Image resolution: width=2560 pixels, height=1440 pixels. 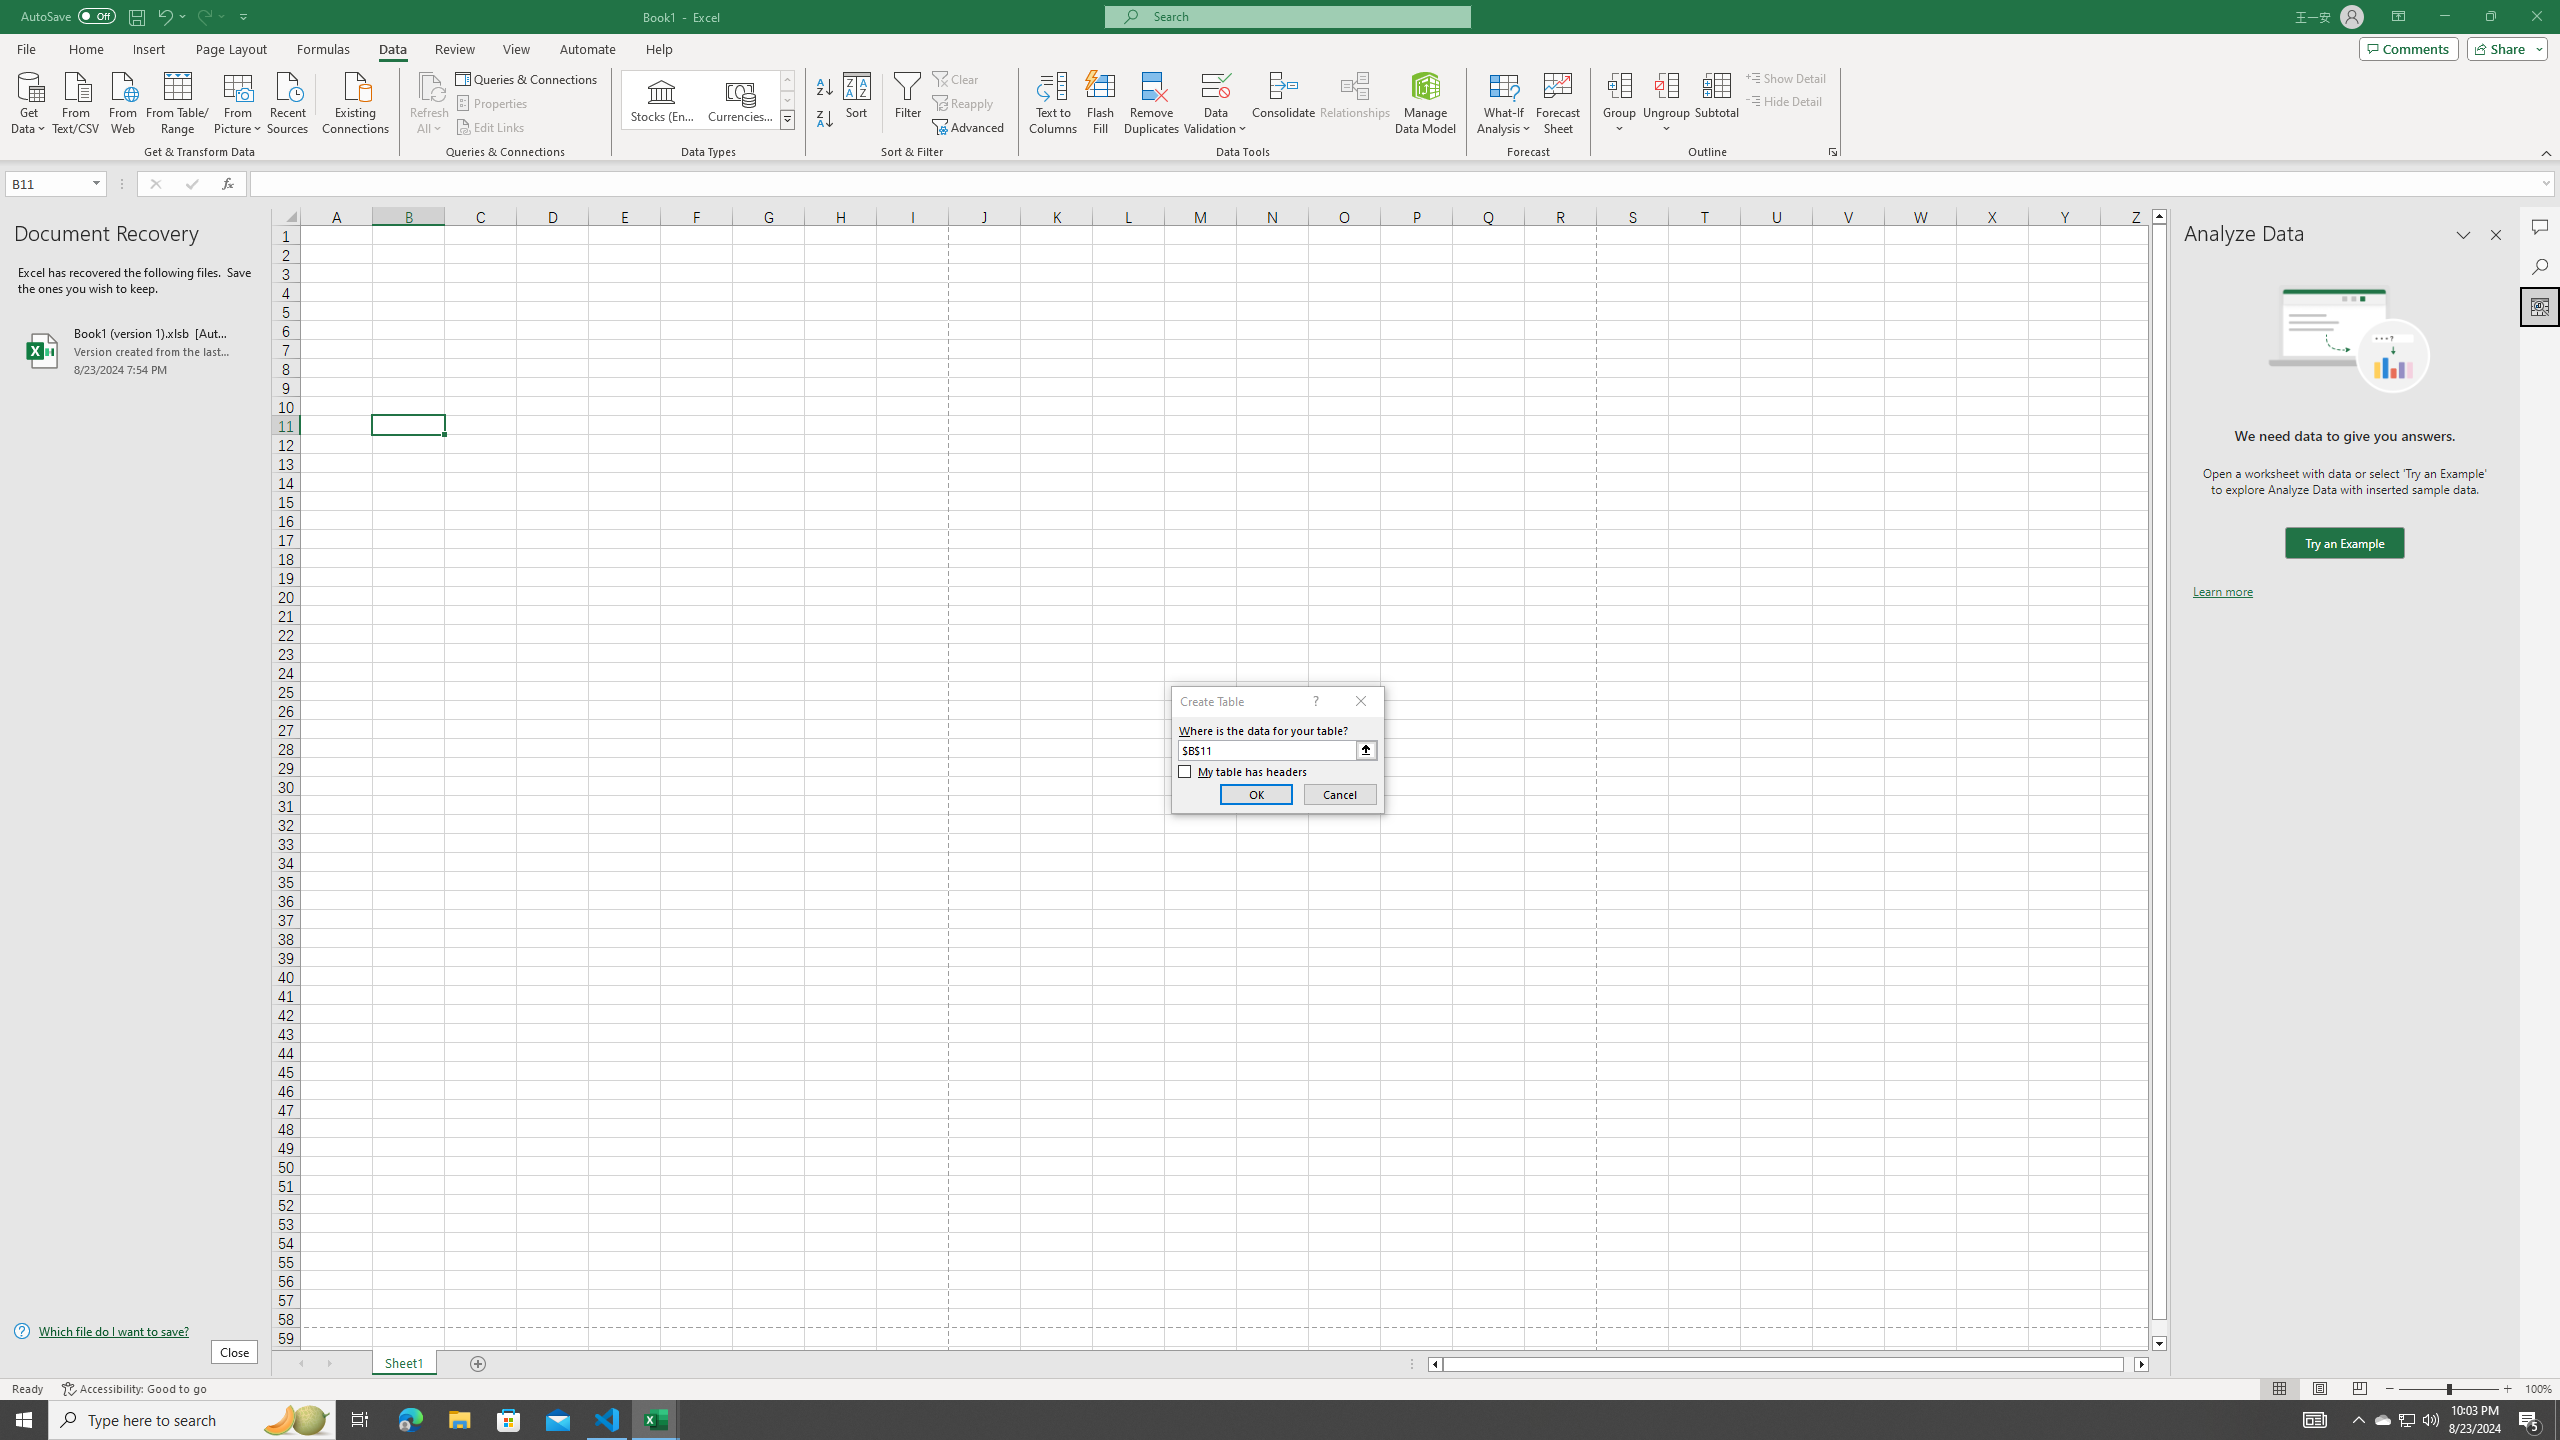 What do you see at coordinates (1716, 103) in the screenshot?
I see `'Subtotal'` at bounding box center [1716, 103].